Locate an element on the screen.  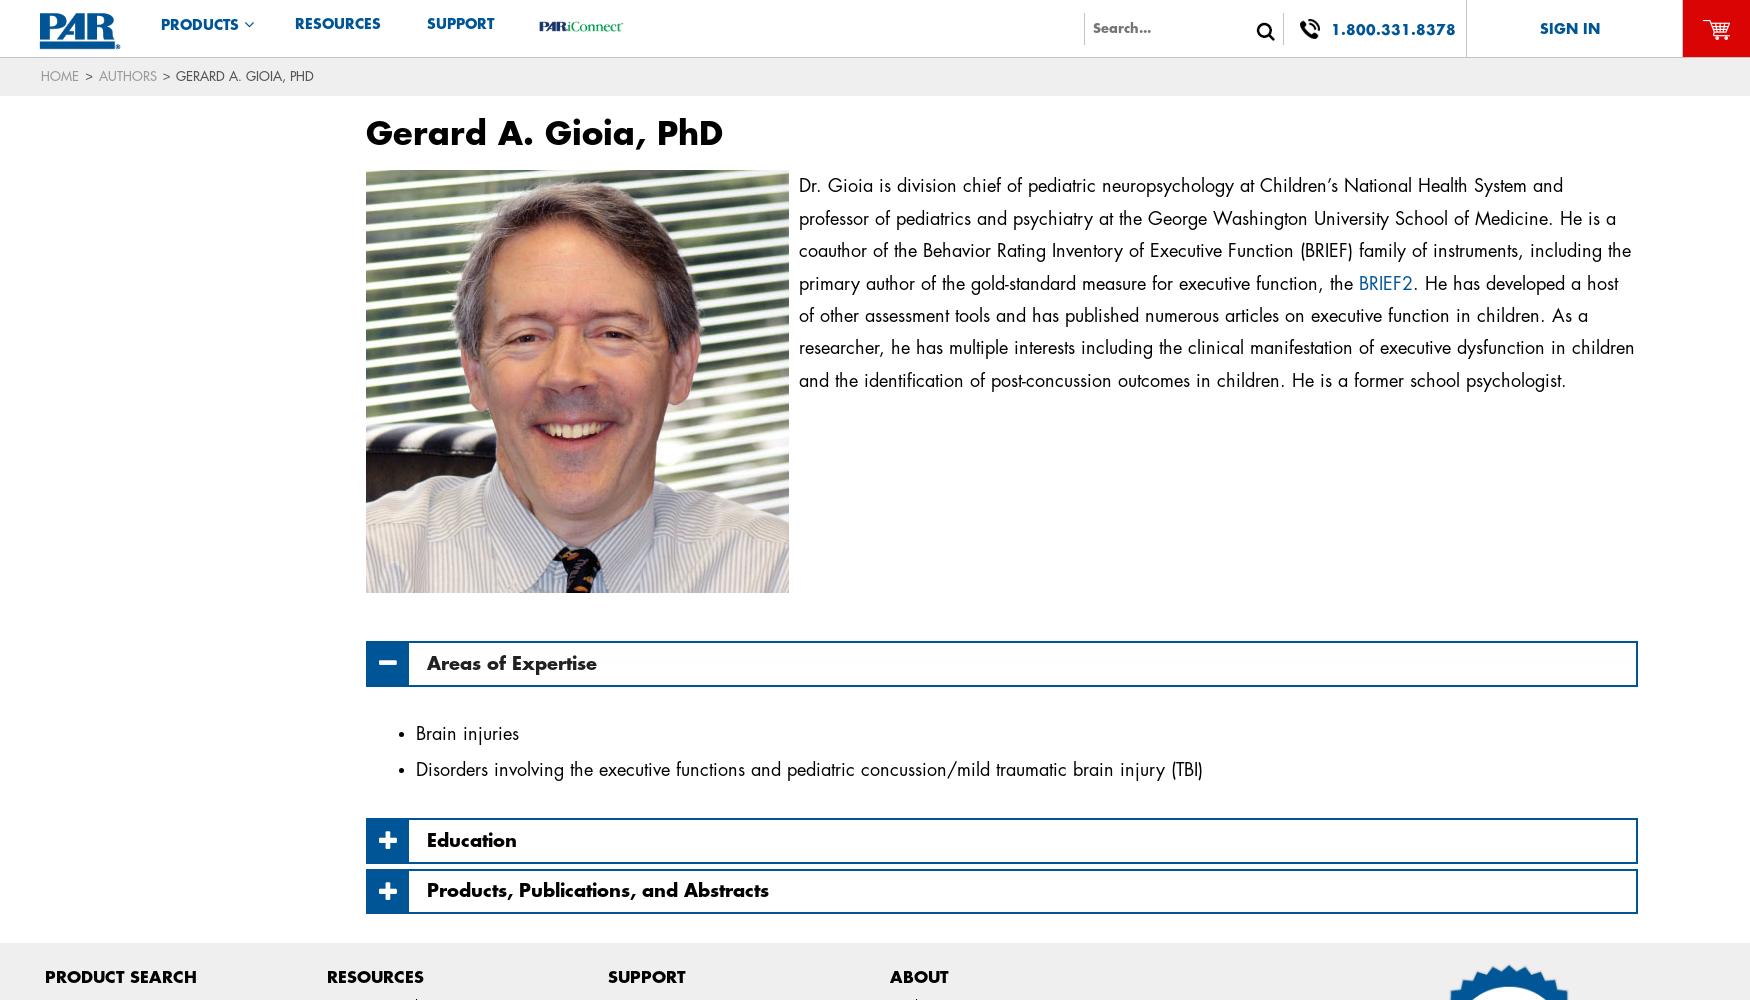
'Dr. Gioia is division chief of pediatric neuropsychology at Children’s National Health System and professor of pediatrics and psychiatry at the George Washington University School of Medicine. He is a coauthor of the Behavior Rating Inventory of Executive Function (BRIEF) family of instruments, including the primary author of the gold-standard measure for executive function, the' is located at coordinates (1213, 233).